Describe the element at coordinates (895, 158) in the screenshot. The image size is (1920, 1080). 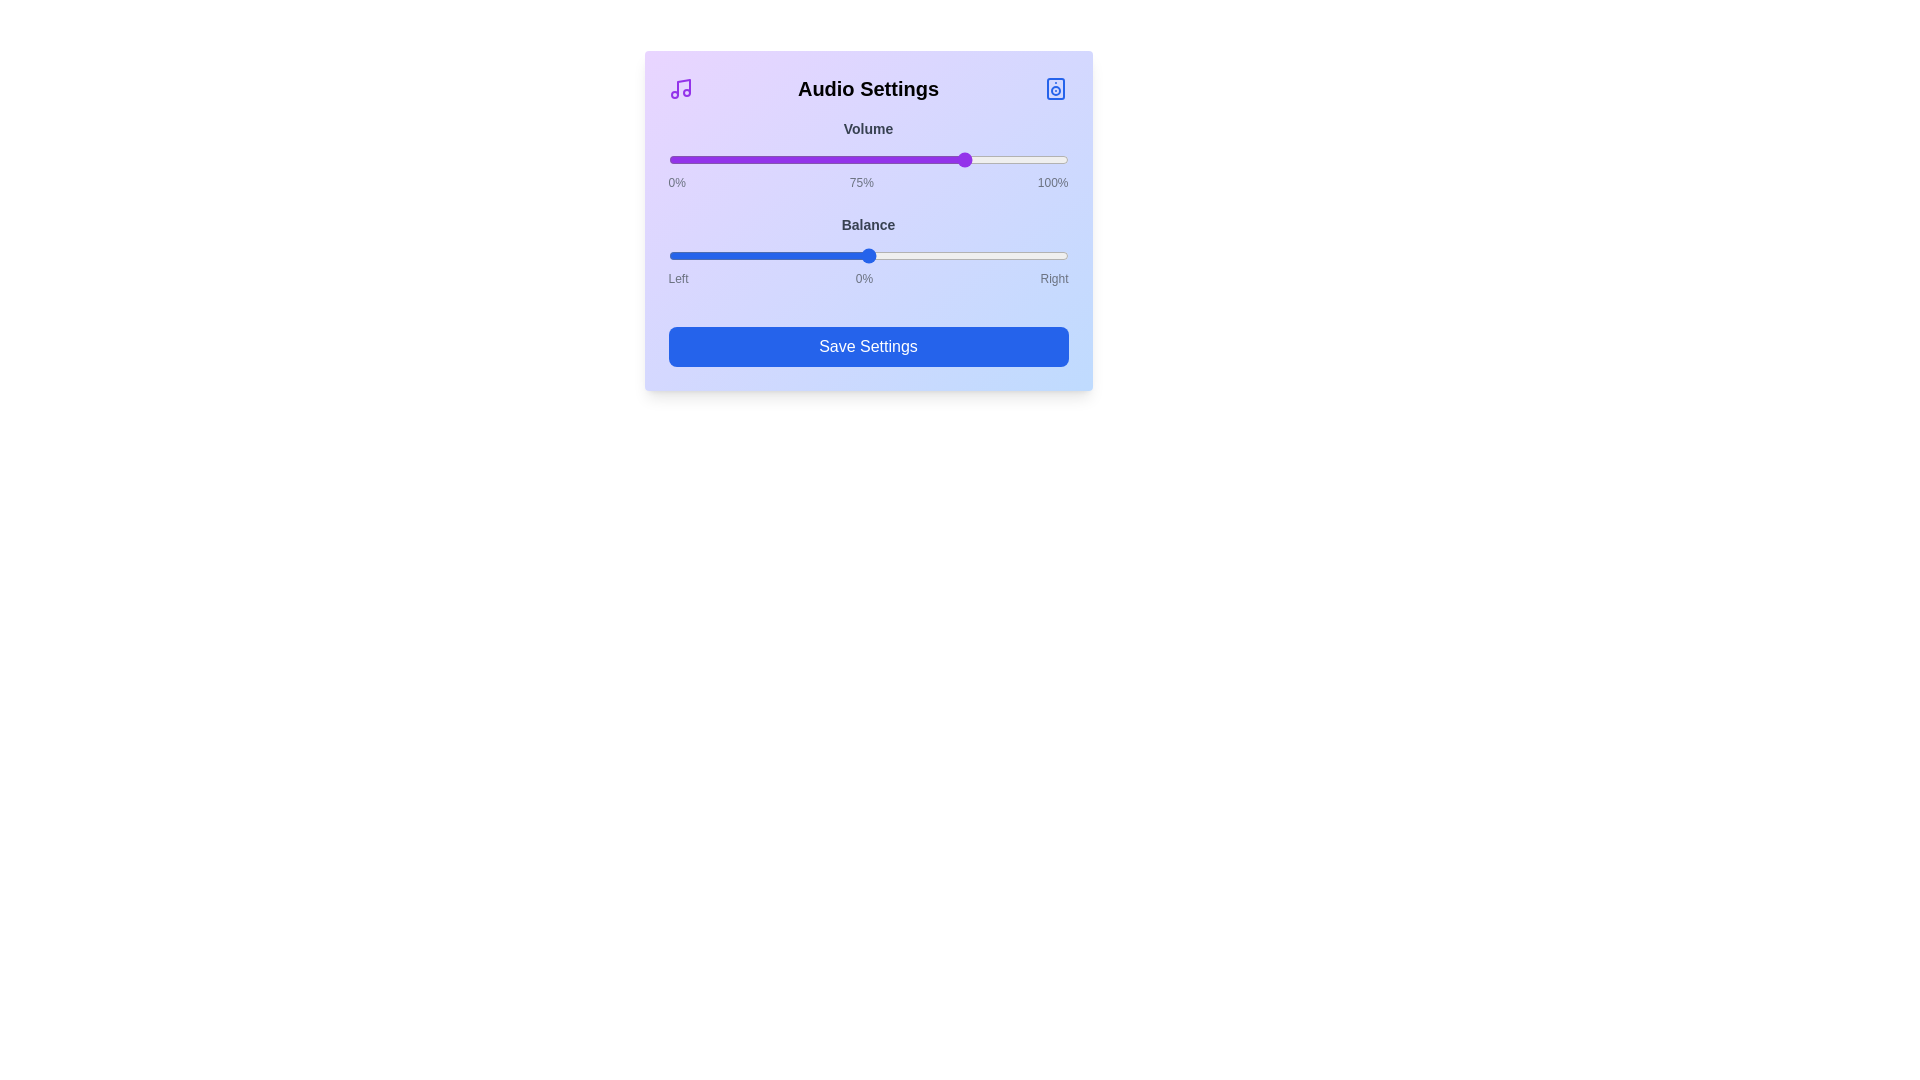
I see `the volume slider to 57%` at that location.